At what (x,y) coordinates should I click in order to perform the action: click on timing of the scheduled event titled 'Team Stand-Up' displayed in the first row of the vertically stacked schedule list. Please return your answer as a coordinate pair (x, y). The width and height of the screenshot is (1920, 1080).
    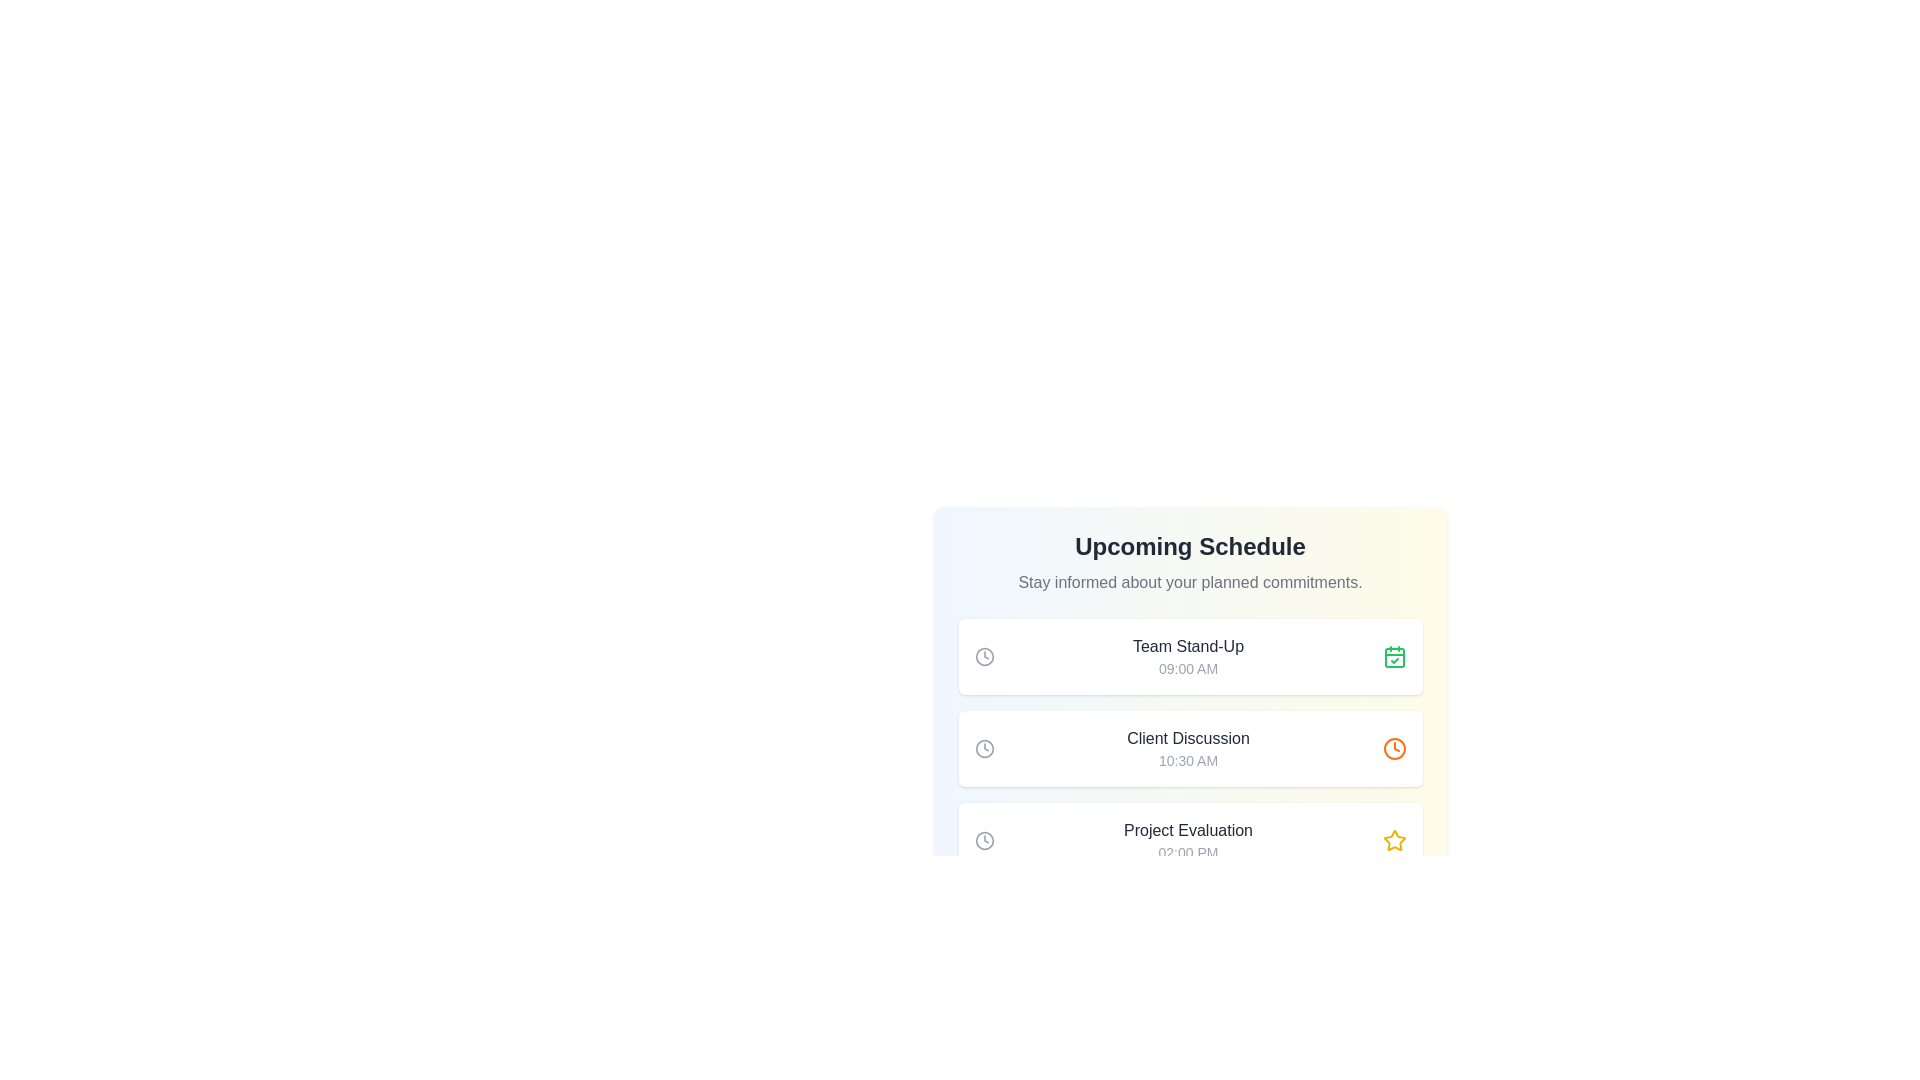
    Looking at the image, I should click on (1188, 656).